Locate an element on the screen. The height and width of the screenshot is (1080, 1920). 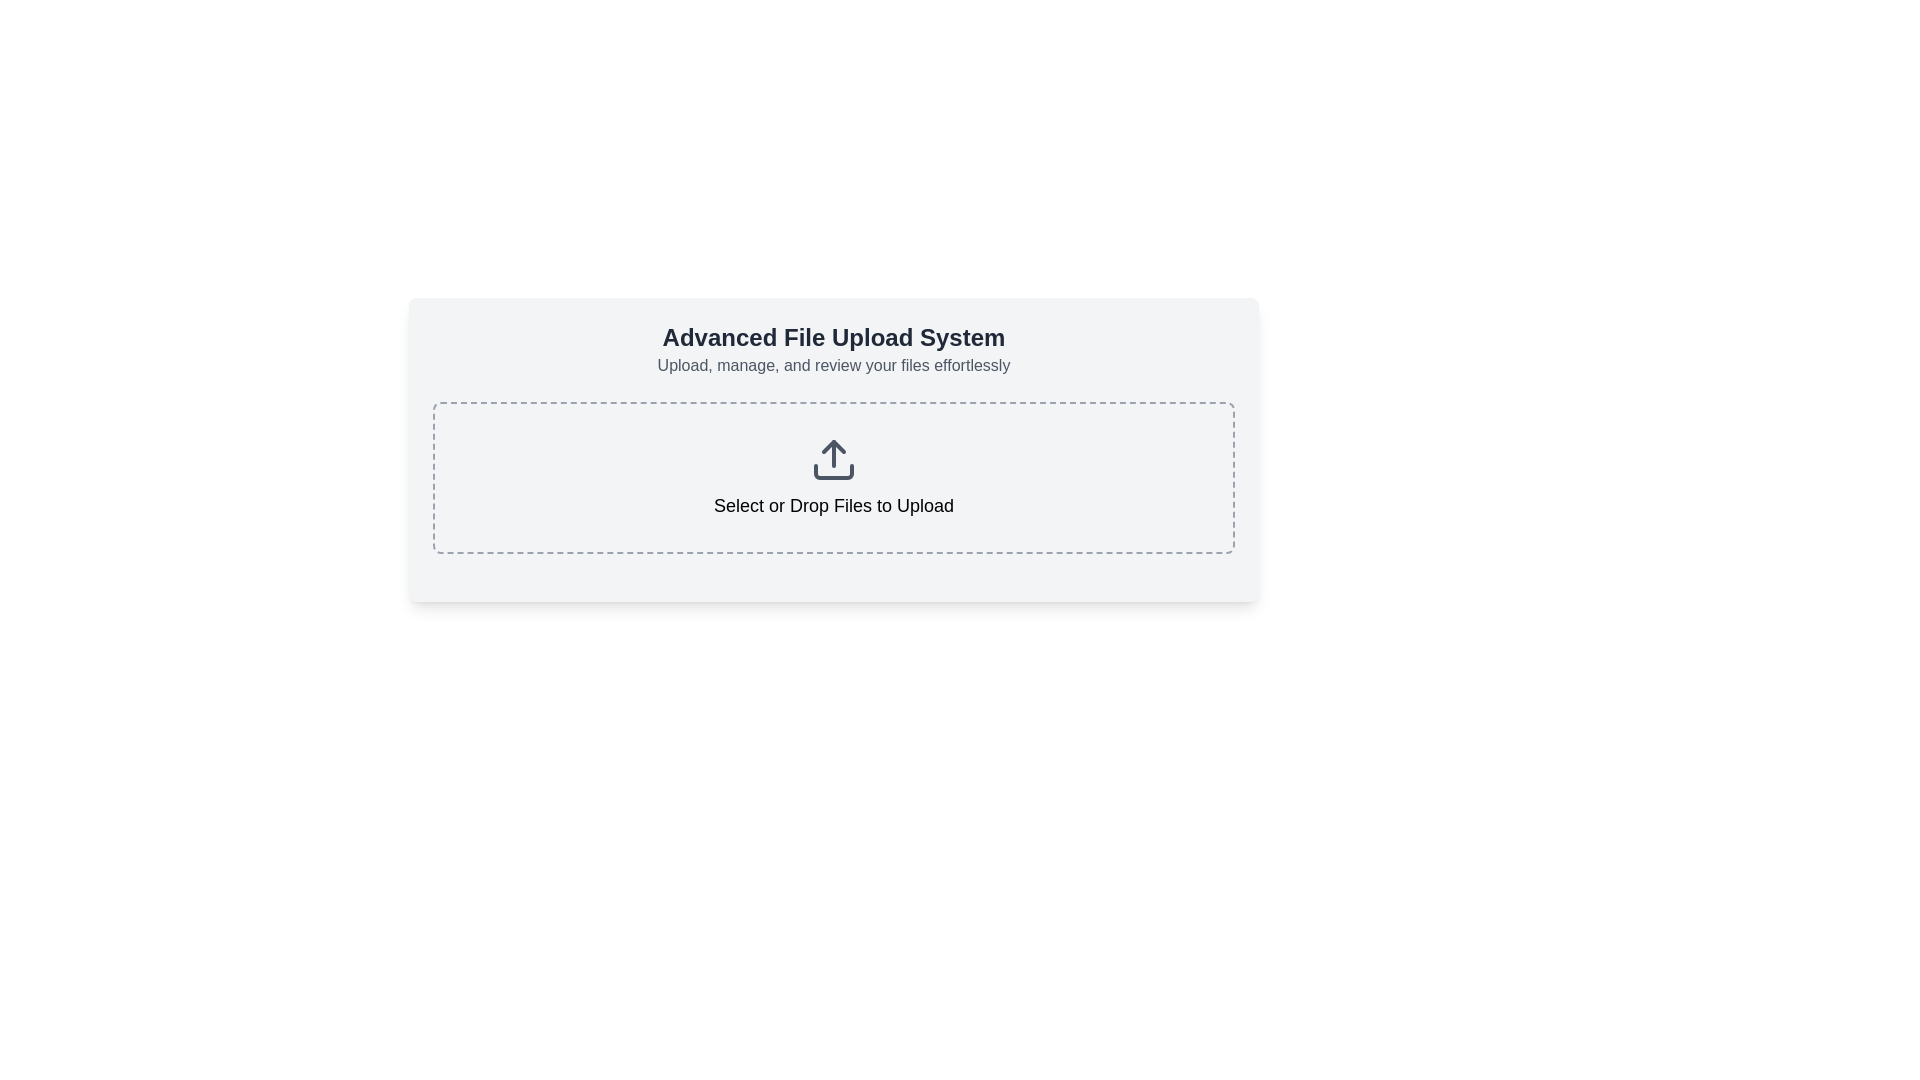
the static text field that reads 'Upload, manage, and review your files effortlessly', which is styled with a gray font color and is located below the title 'Advanced File Upload System' is located at coordinates (834, 366).